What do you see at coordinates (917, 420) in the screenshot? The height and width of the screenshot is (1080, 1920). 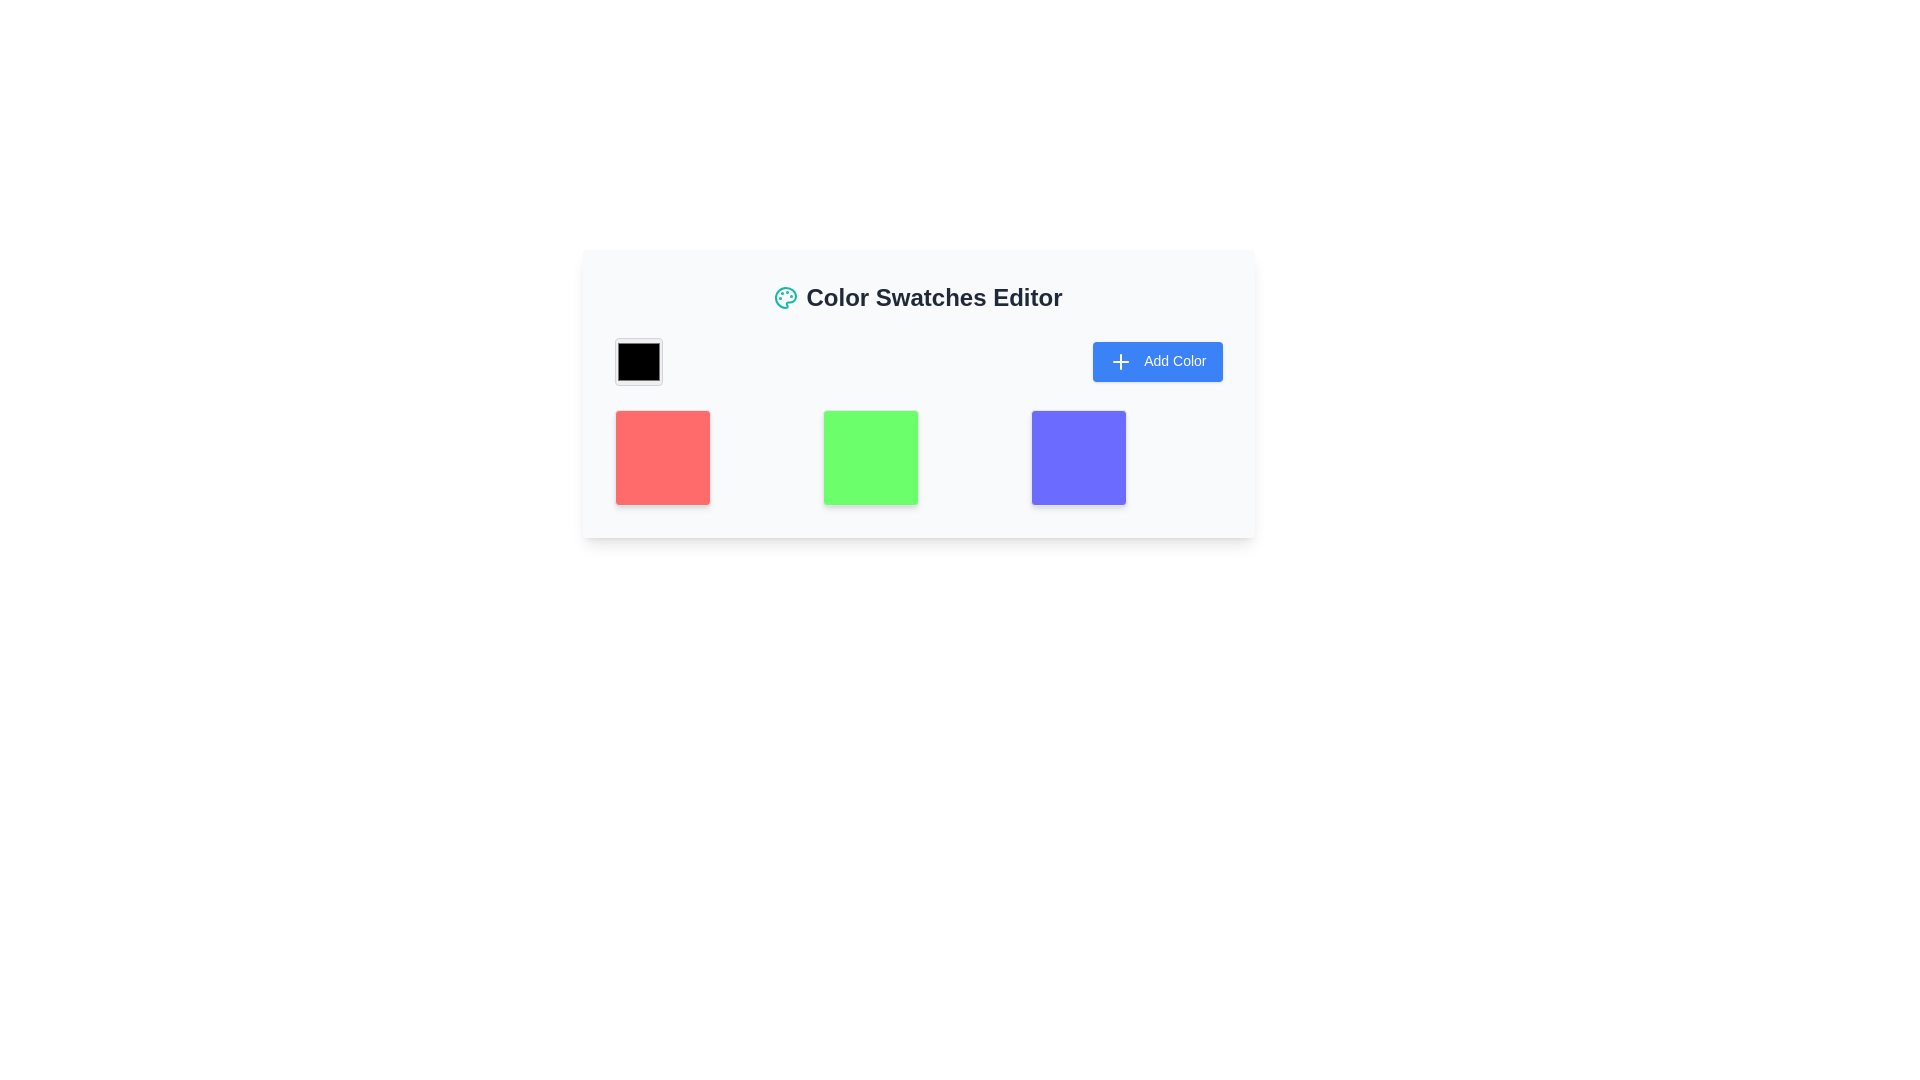 I see `the interactive green color swatch with rounded corners positioned between a red square on the left and a blue square on the right` at bounding box center [917, 420].